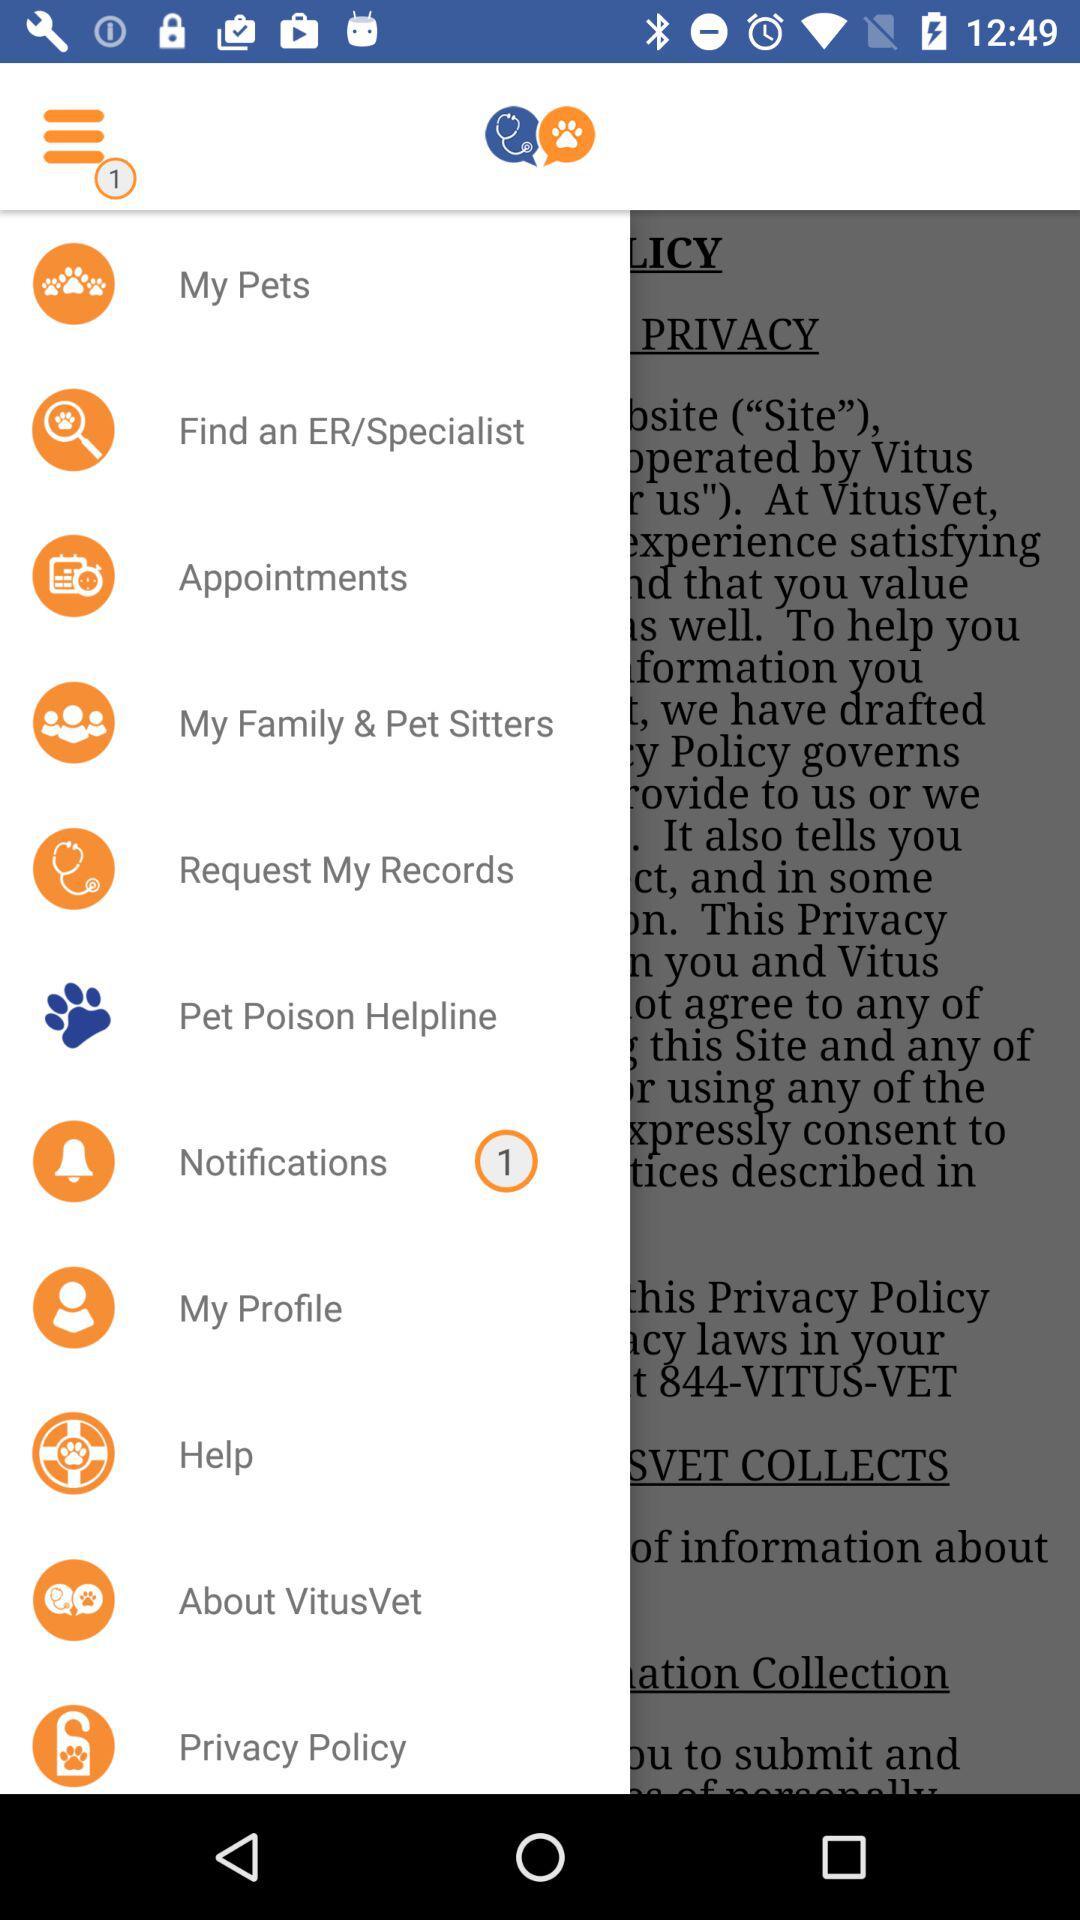  What do you see at coordinates (378, 282) in the screenshot?
I see `my pets item` at bounding box center [378, 282].